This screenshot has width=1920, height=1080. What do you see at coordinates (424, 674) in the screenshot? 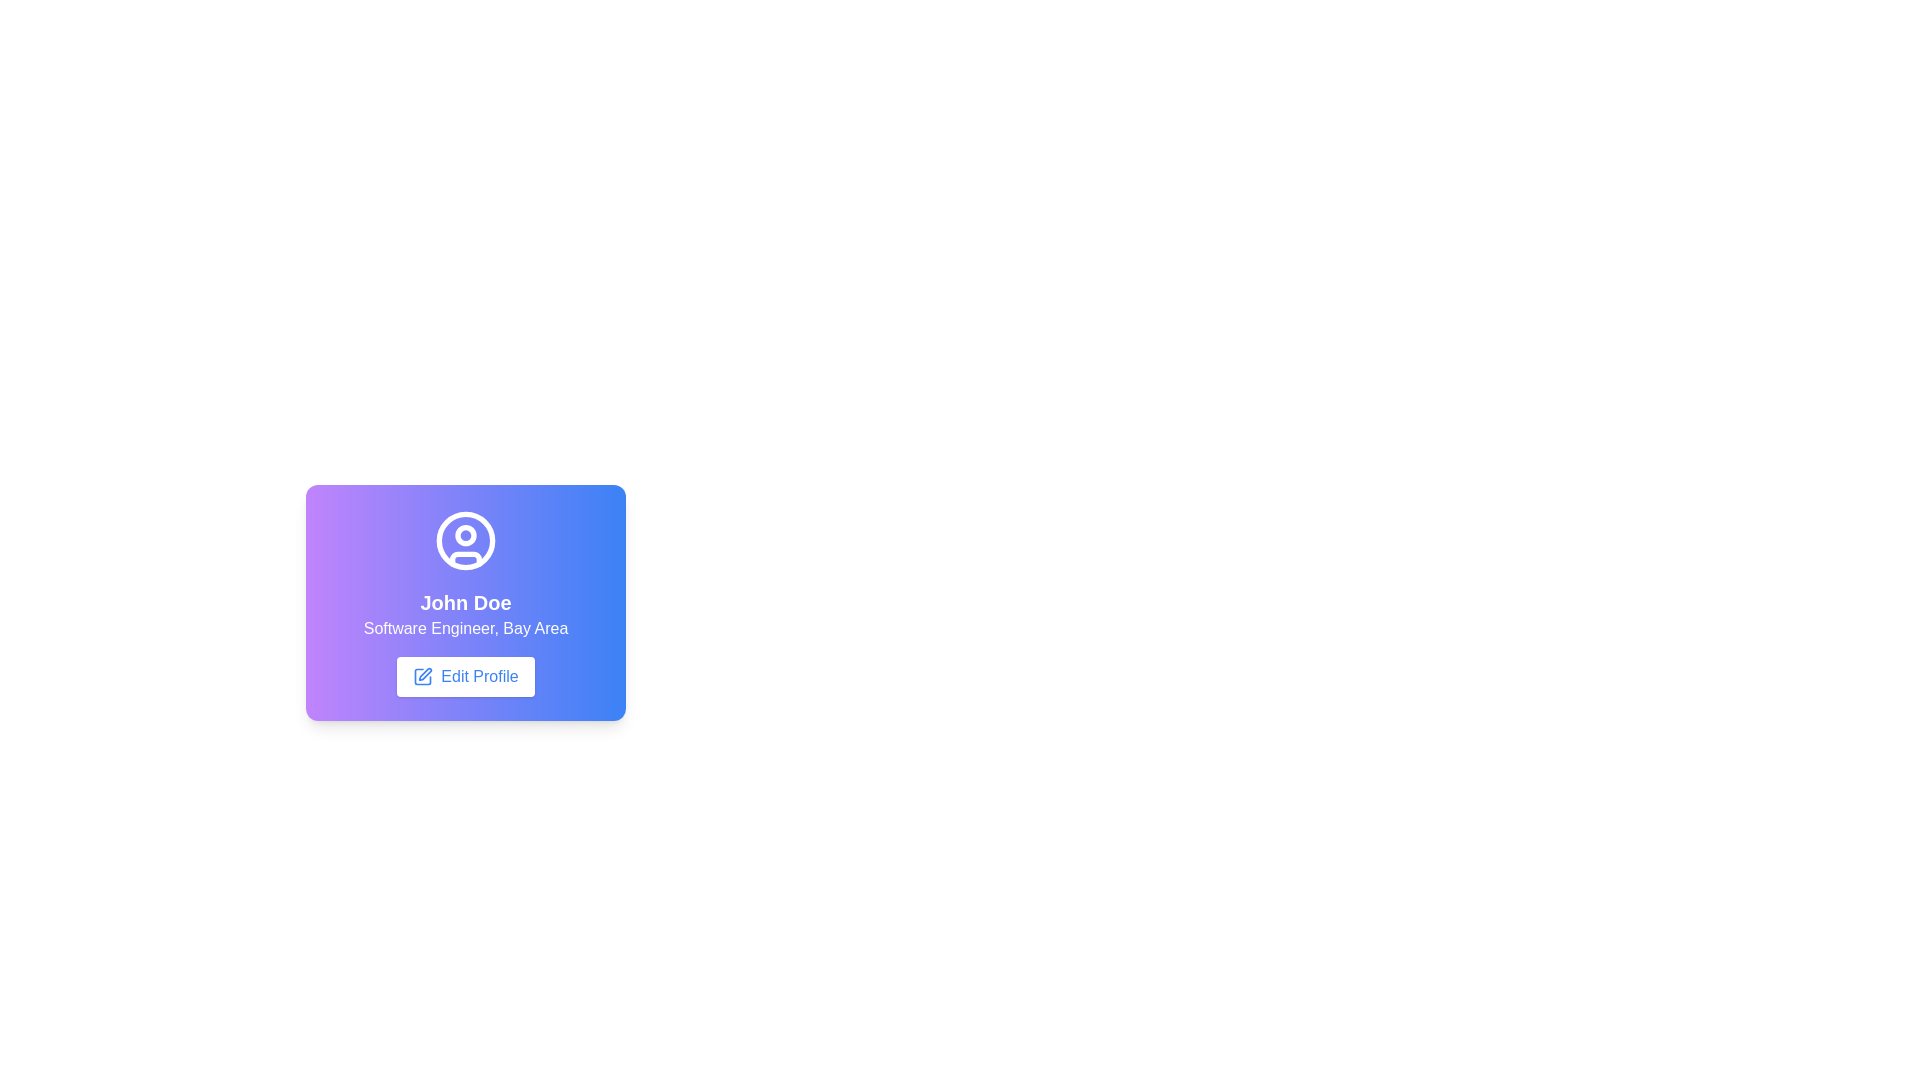
I see `the decorative icon indicating editing capability inside the 'Edit Profile' button, located near the left side` at bounding box center [424, 674].